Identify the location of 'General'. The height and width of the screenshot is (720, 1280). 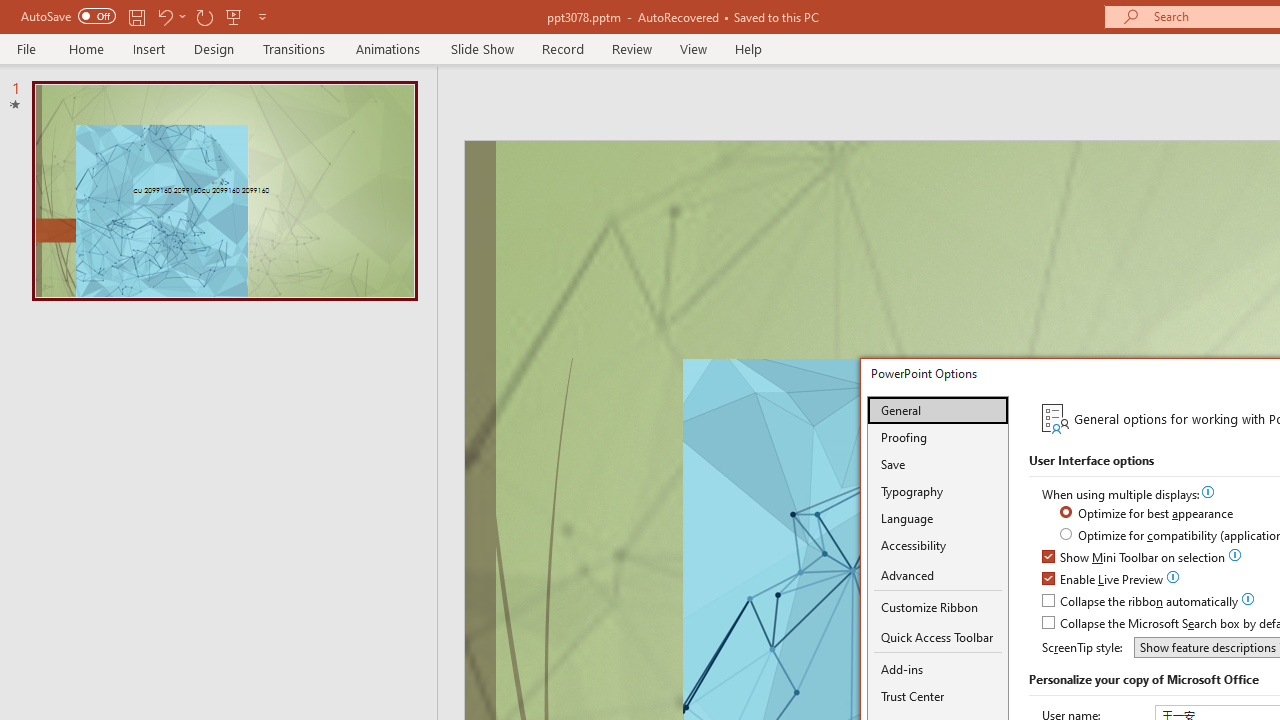
(937, 409).